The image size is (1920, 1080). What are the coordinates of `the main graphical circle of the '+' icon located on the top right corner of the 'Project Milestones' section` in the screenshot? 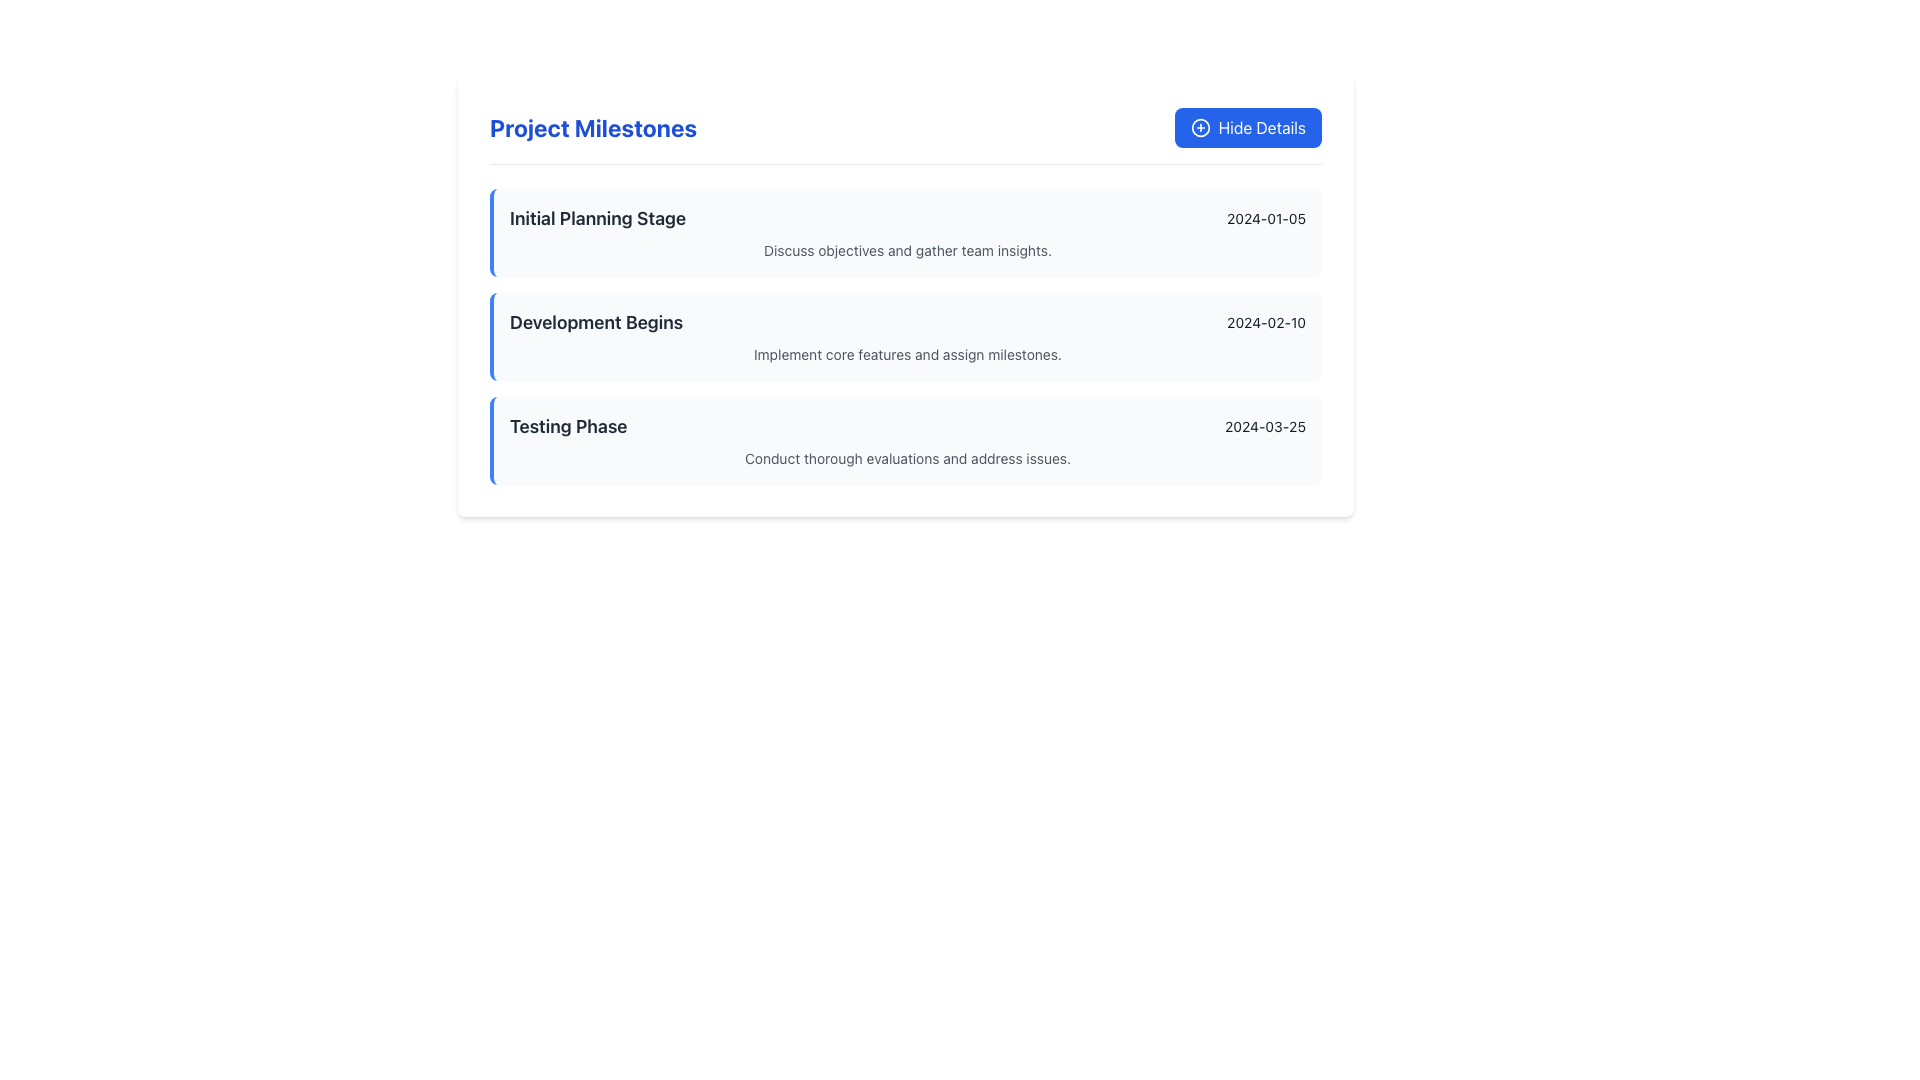 It's located at (1200, 127).